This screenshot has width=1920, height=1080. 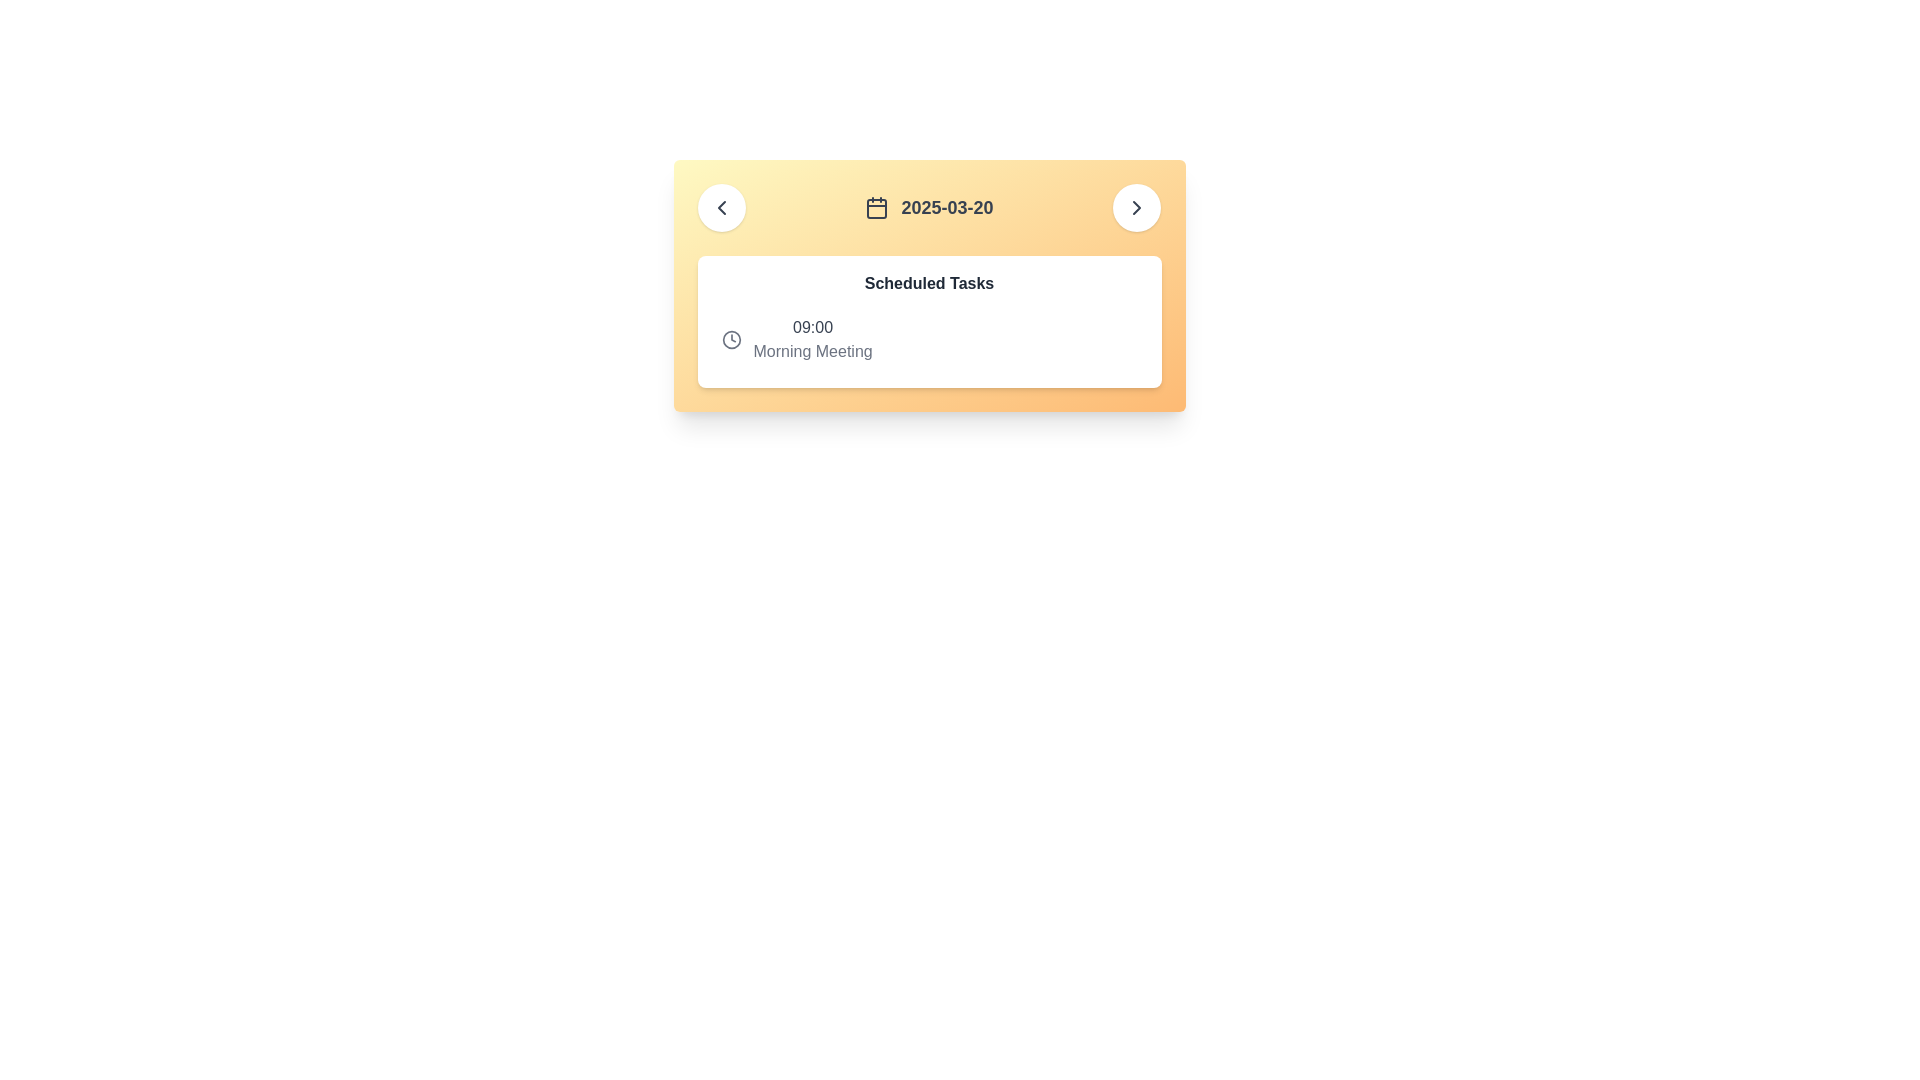 I want to click on text content of the 'Morning Meeting' label, which is styled in lighter gray and positioned beneath the time '09:00' within a schedule card interface, so click(x=813, y=350).